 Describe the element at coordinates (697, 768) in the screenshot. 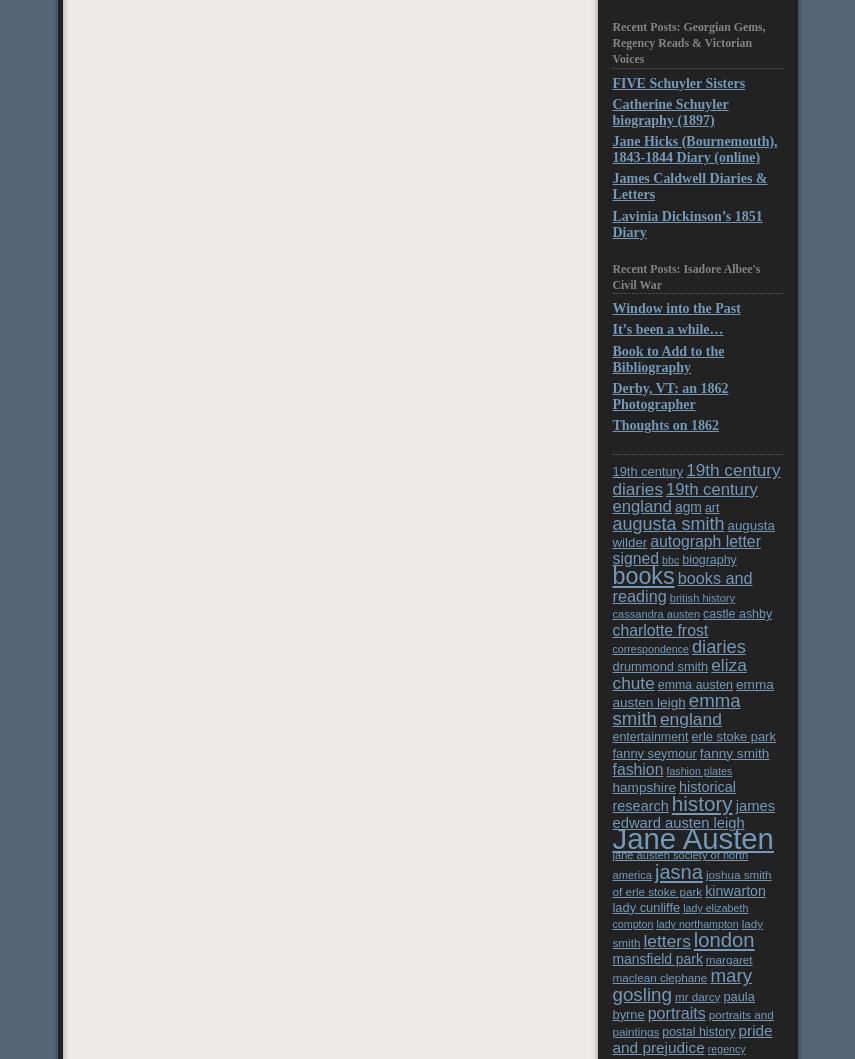

I see `'fashion plates'` at that location.